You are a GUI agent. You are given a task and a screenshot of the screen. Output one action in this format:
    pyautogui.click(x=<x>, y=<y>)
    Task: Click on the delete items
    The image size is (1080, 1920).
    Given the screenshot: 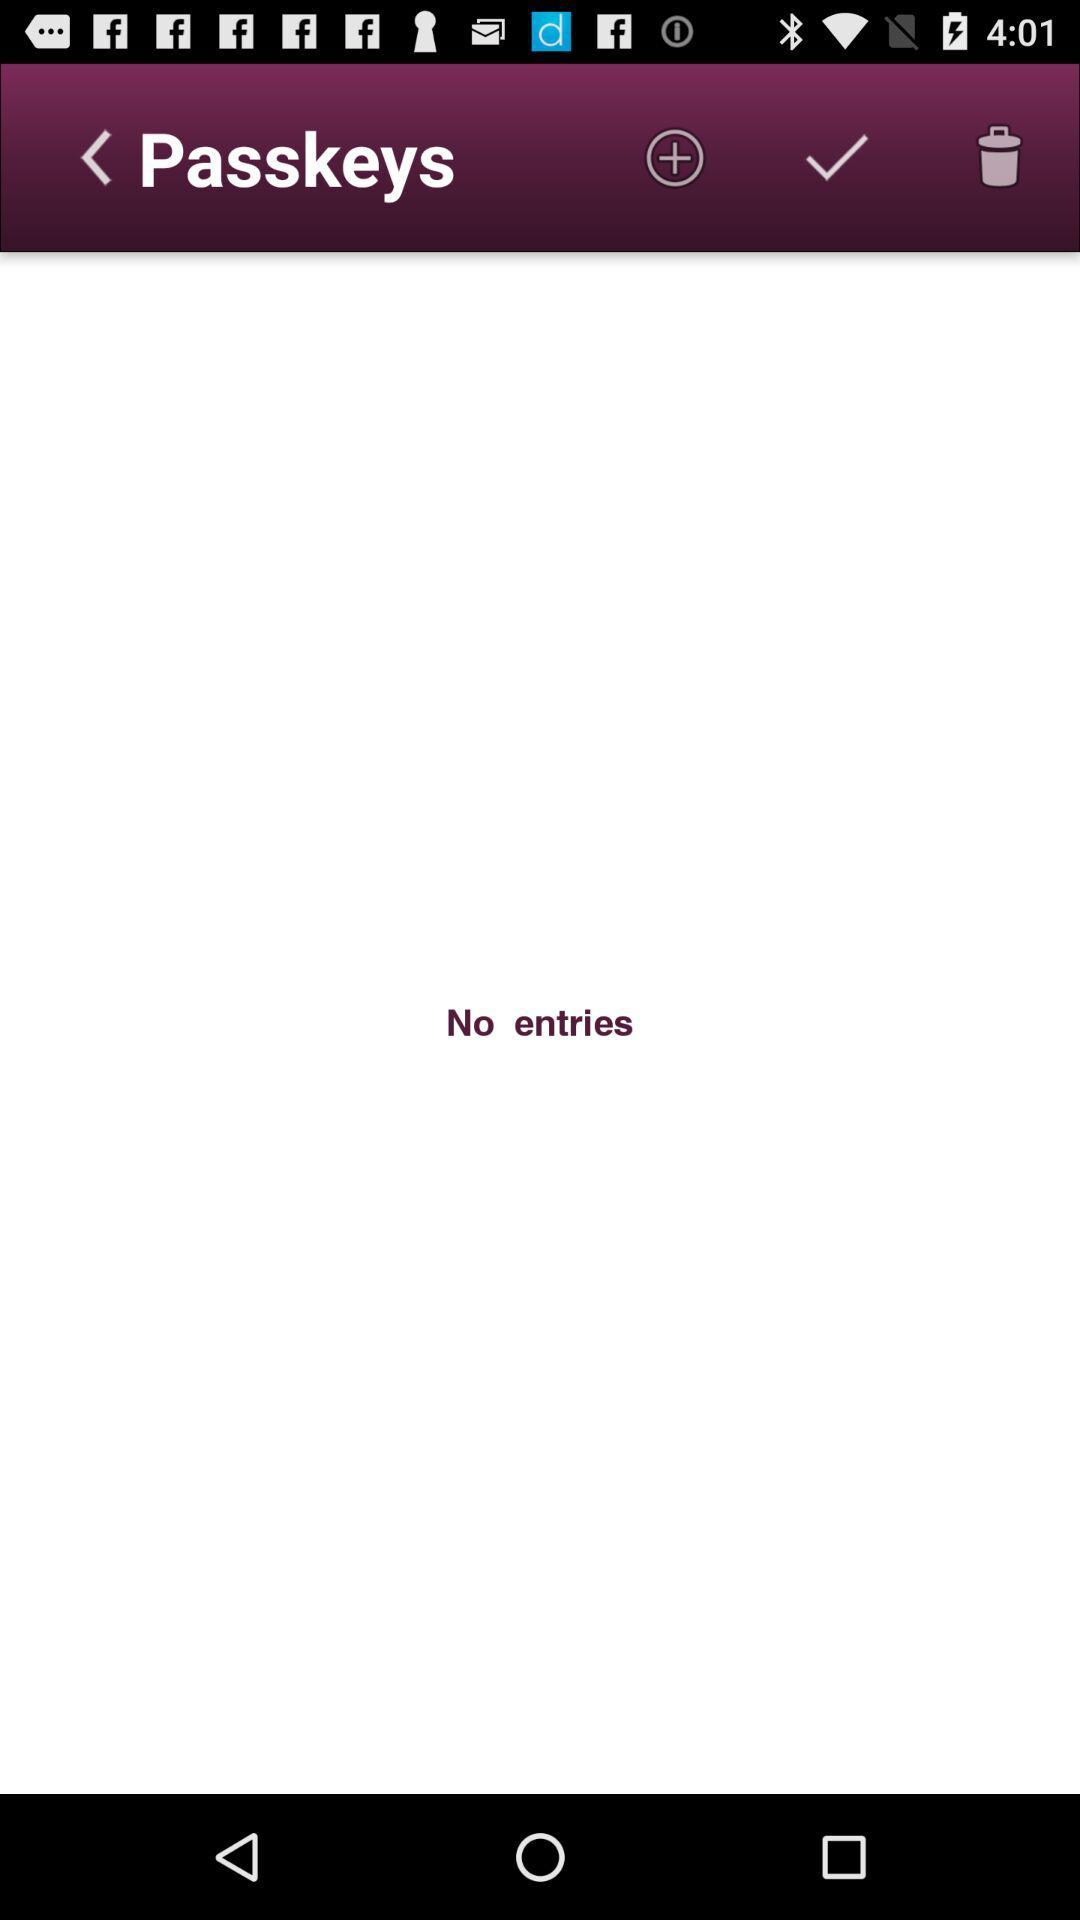 What is the action you would take?
    pyautogui.click(x=999, y=156)
    